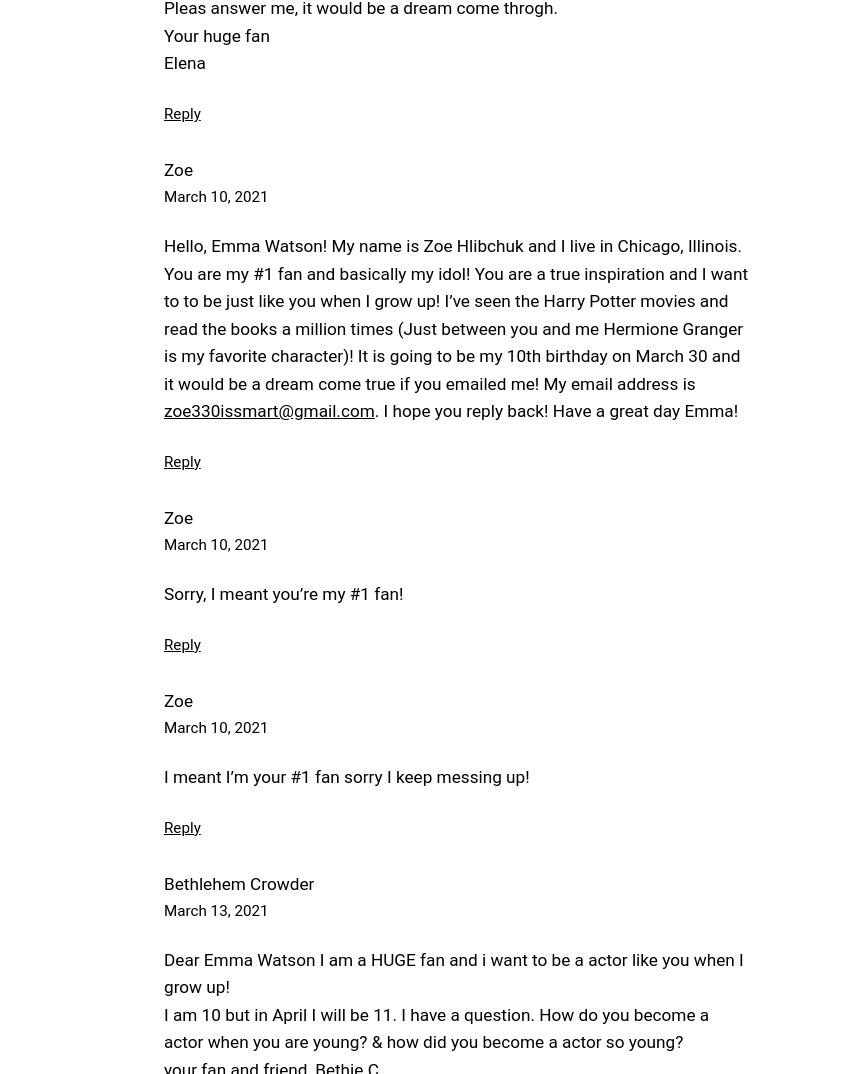 The image size is (850, 1074). What do you see at coordinates (163, 63) in the screenshot?
I see `'Elena'` at bounding box center [163, 63].